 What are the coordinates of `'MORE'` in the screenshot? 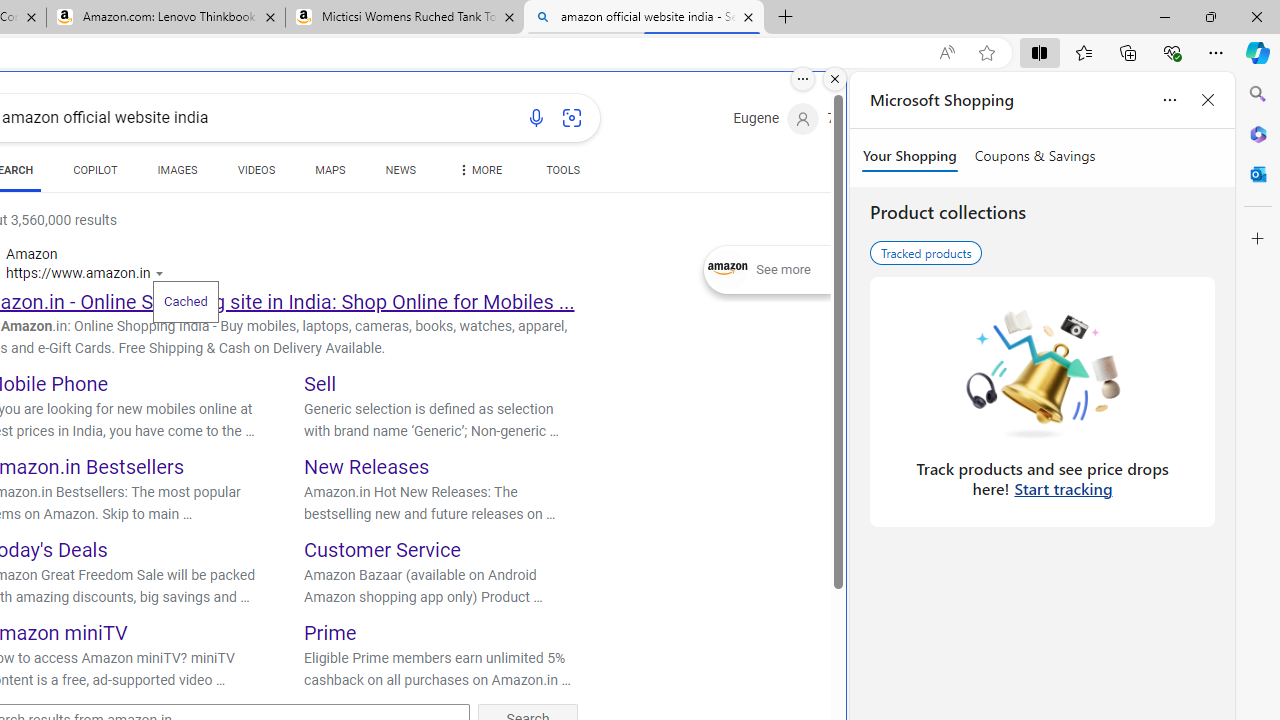 It's located at (477, 172).